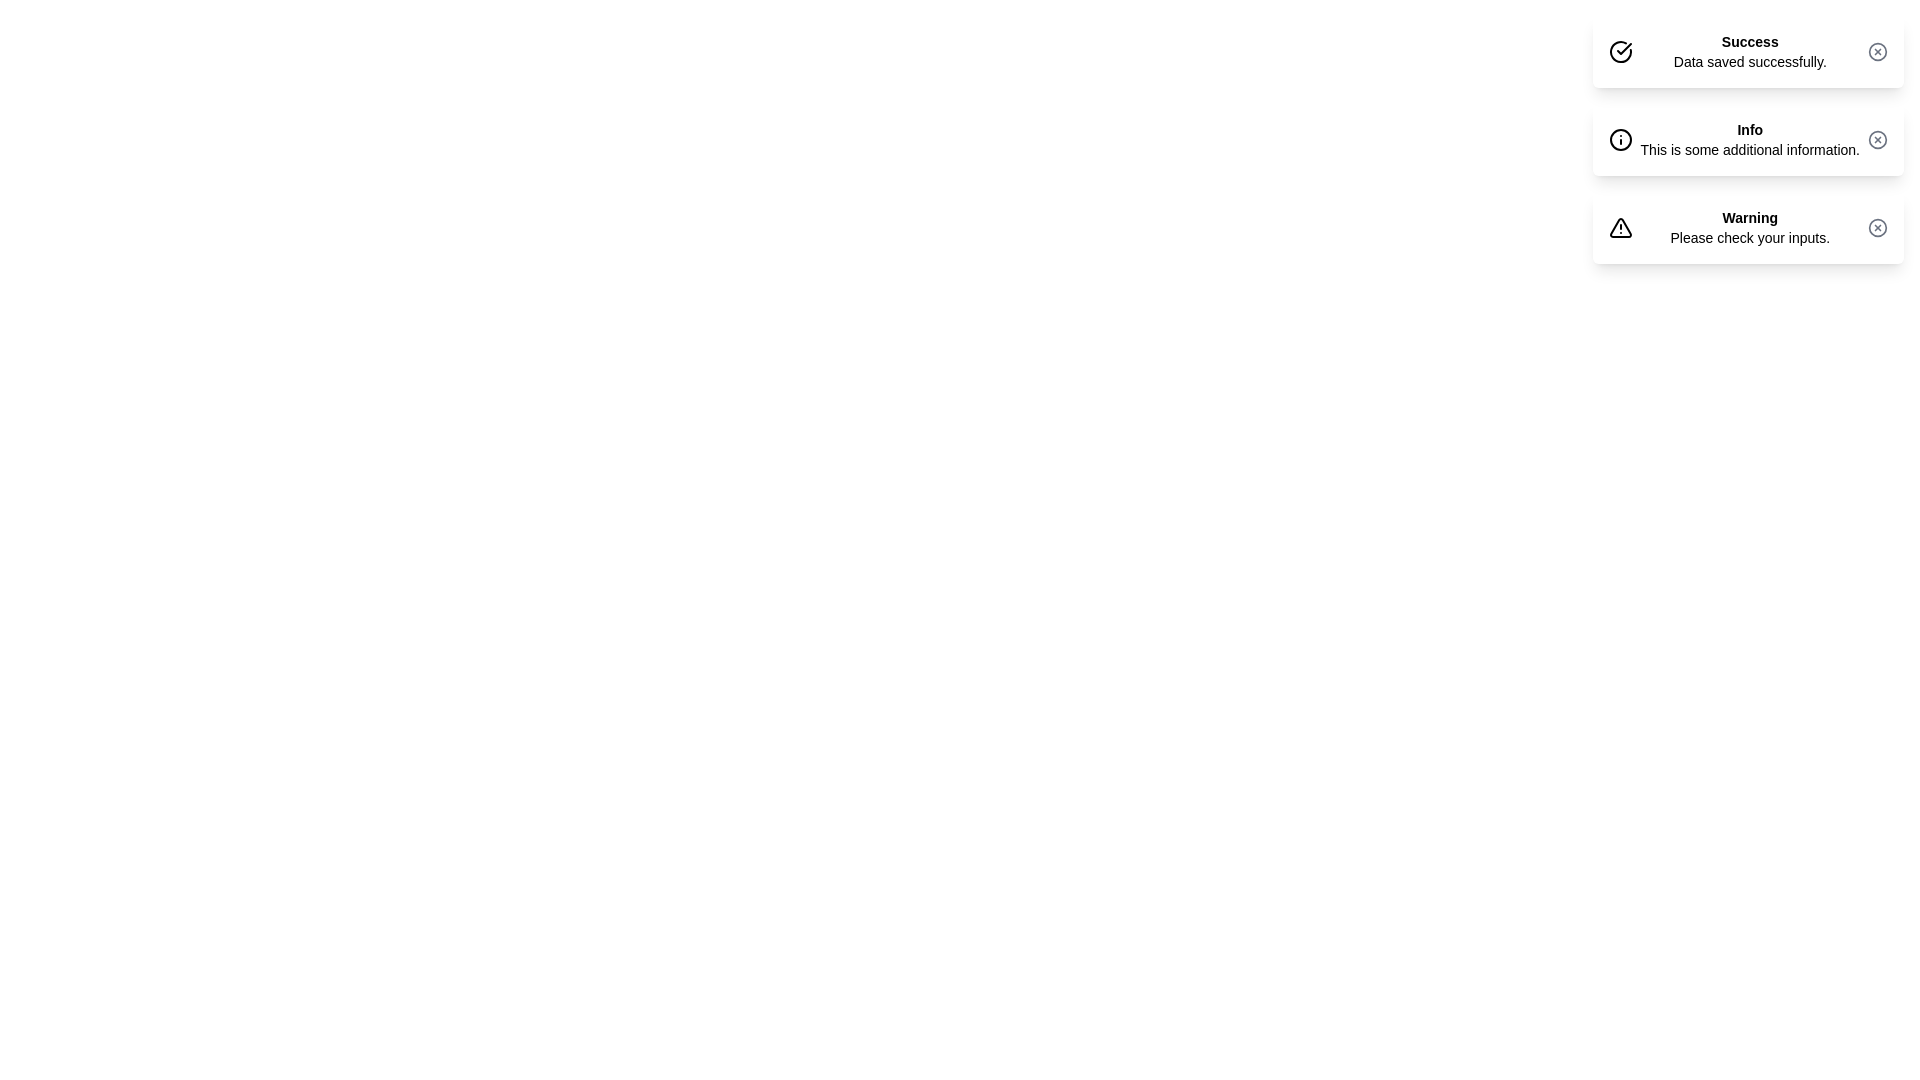 The height and width of the screenshot is (1080, 1920). What do you see at coordinates (1749, 218) in the screenshot?
I see `the bold text displaying 'Warning' in black within the notification card, which is positioned above the message 'Please check your inputs.'` at bounding box center [1749, 218].